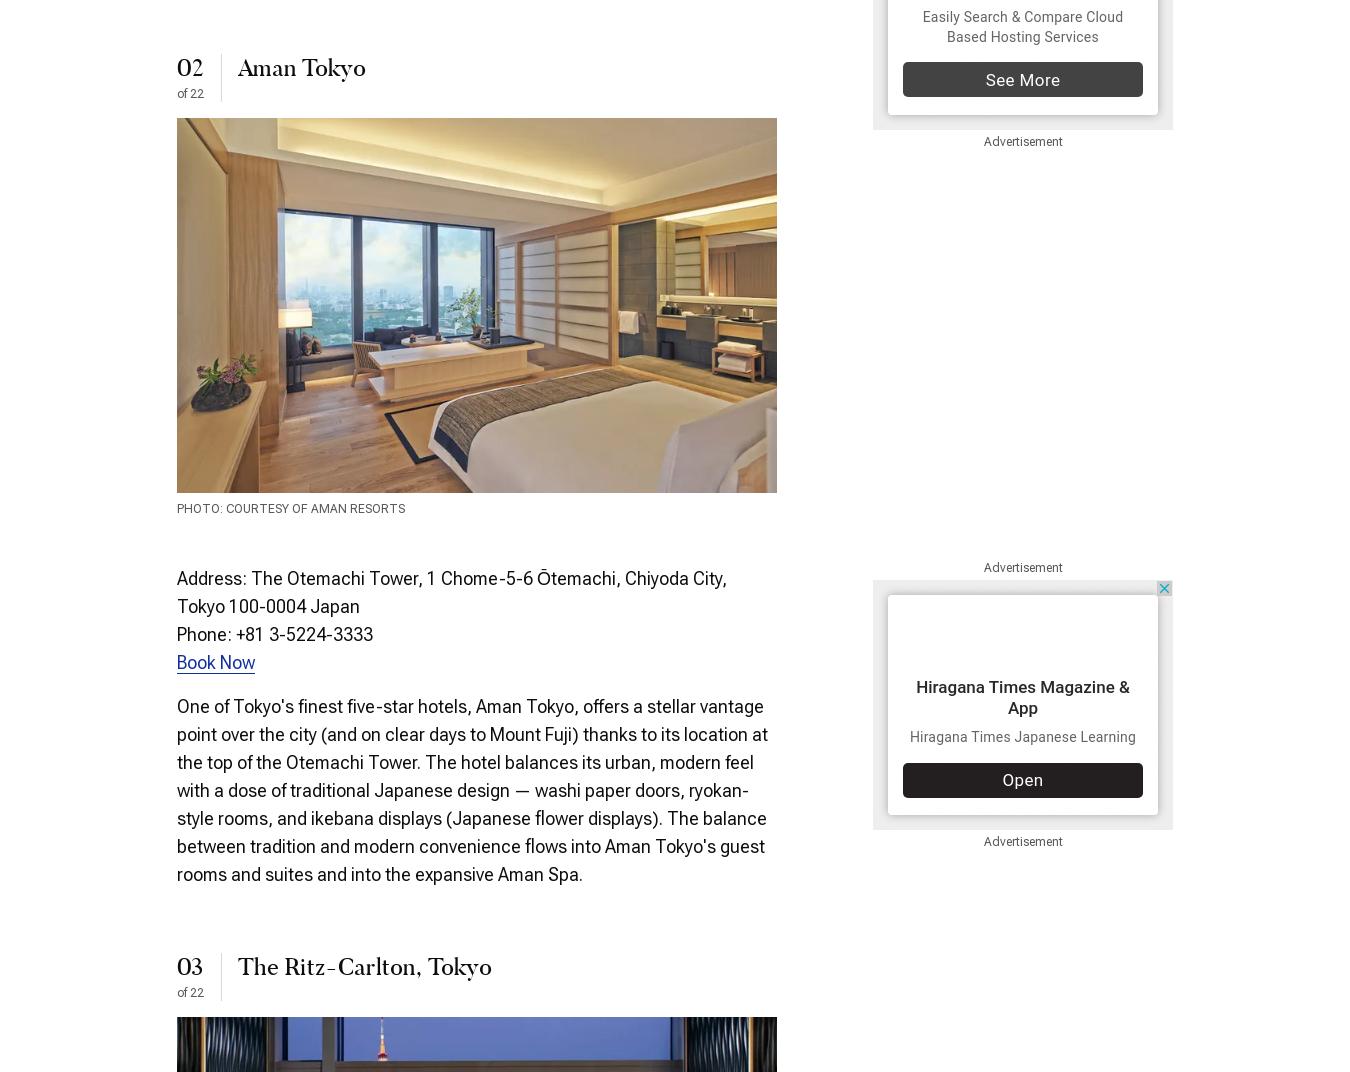  Describe the element at coordinates (189, 967) in the screenshot. I see `'03'` at that location.